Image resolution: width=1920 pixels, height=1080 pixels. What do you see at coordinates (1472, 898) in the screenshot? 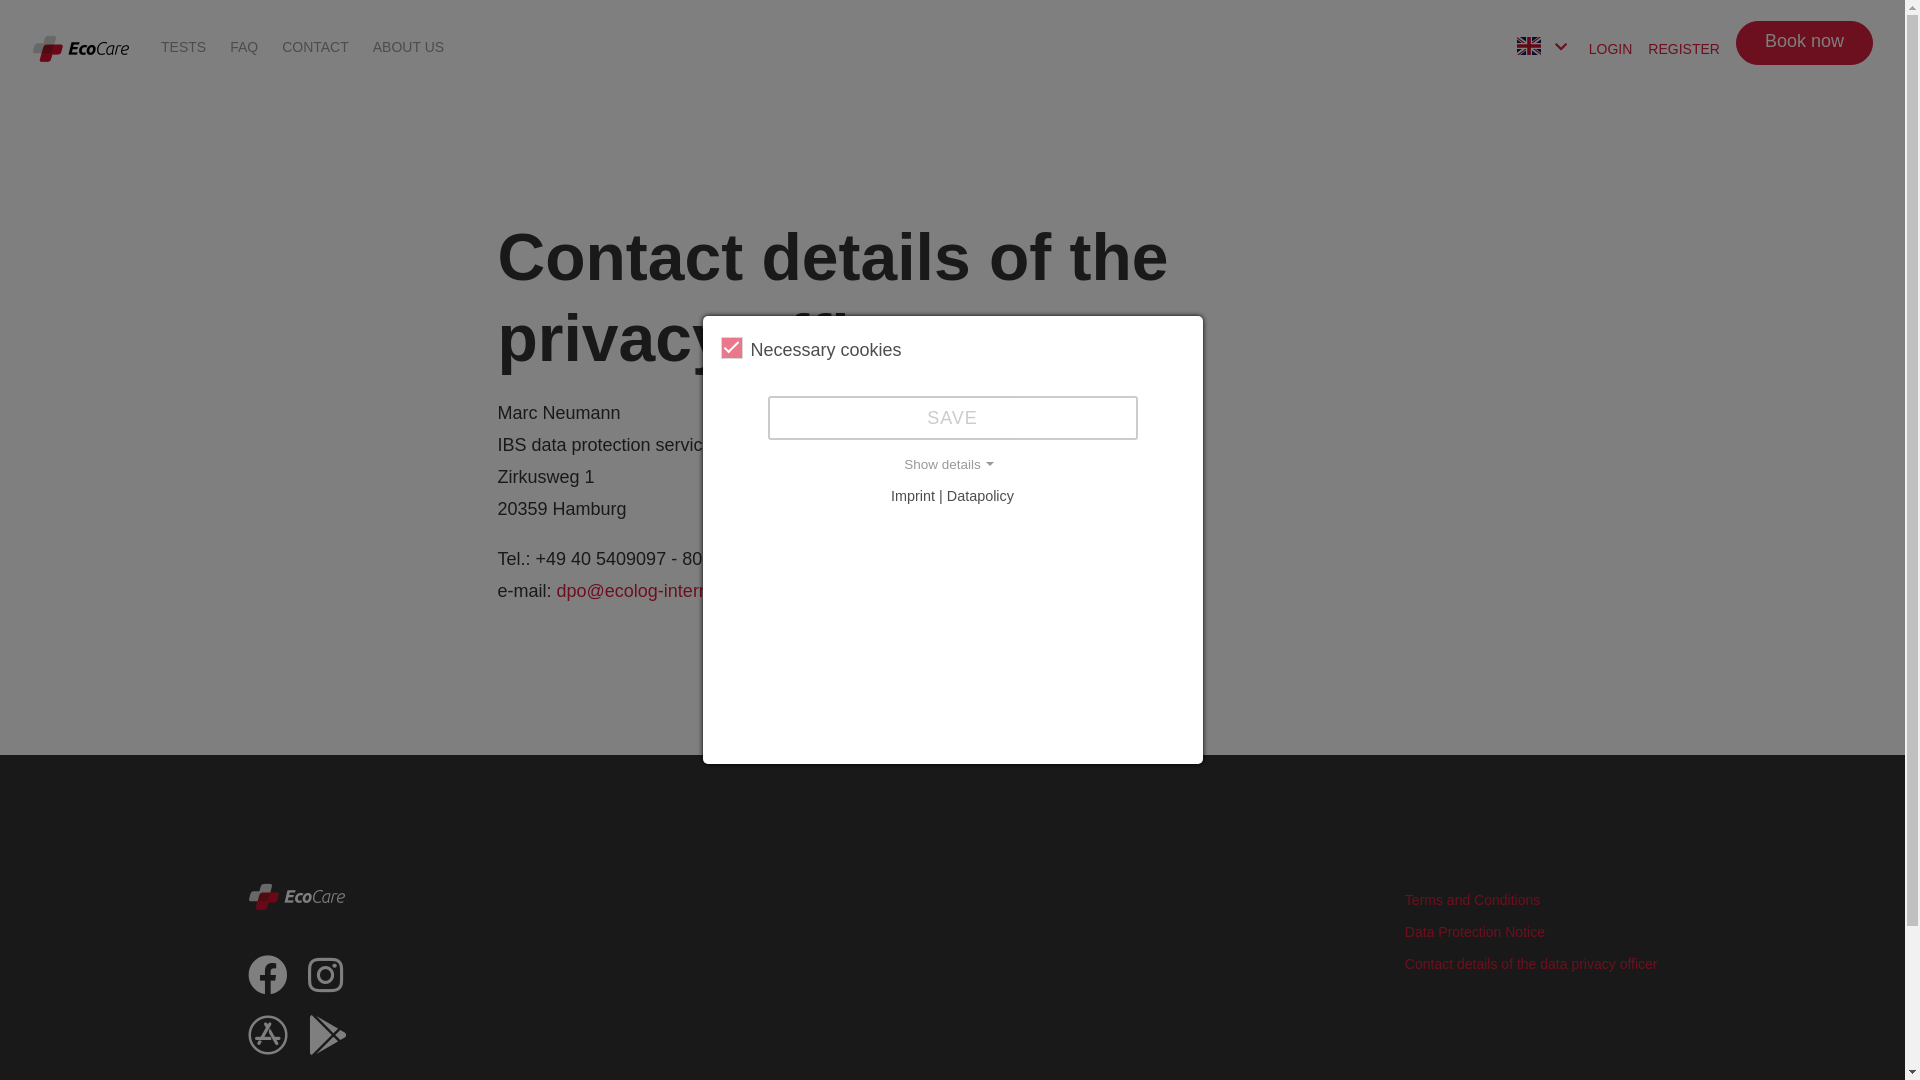
I see `'Terms and Conditions'` at bounding box center [1472, 898].